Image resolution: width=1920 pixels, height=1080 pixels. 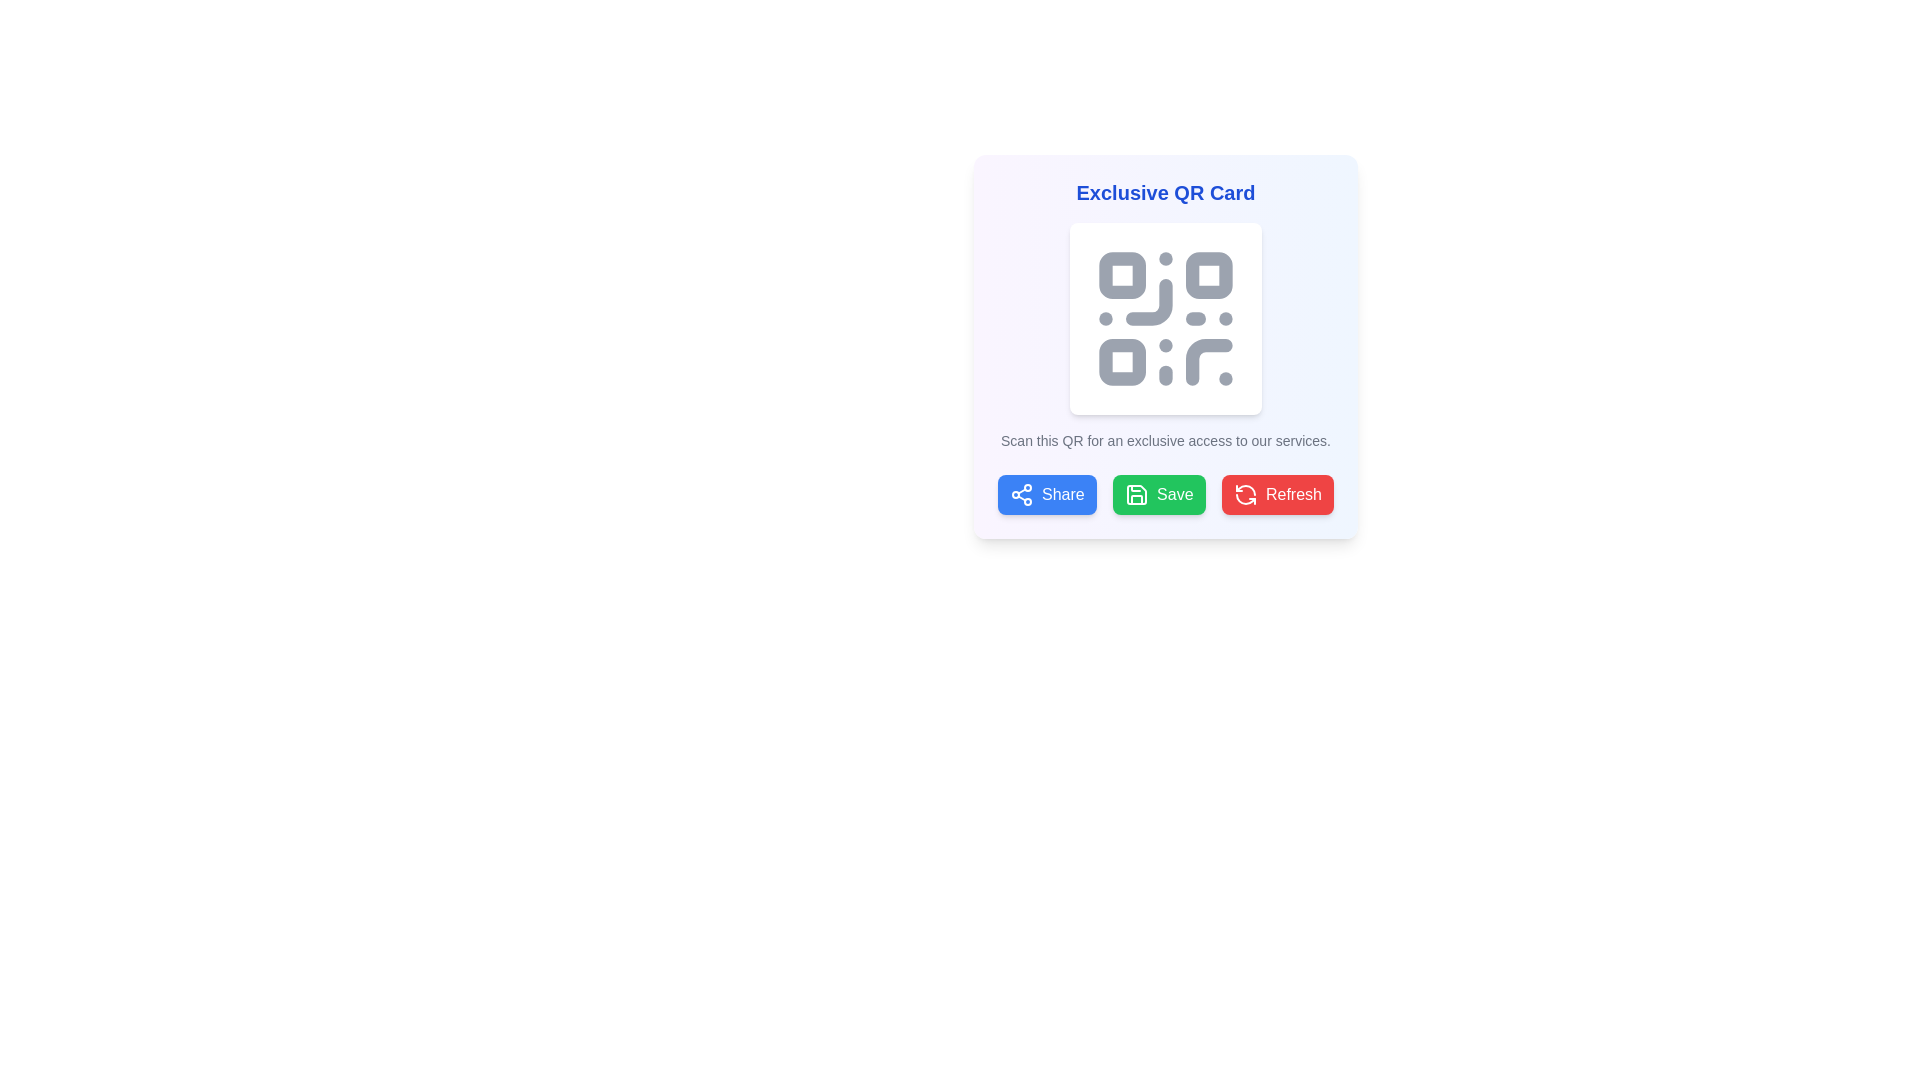 What do you see at coordinates (1166, 318) in the screenshot?
I see `the Graphical QR Code element, which is a light gray QR code design within a rounded white card, located under the title 'Exclusive QR Card'` at bounding box center [1166, 318].